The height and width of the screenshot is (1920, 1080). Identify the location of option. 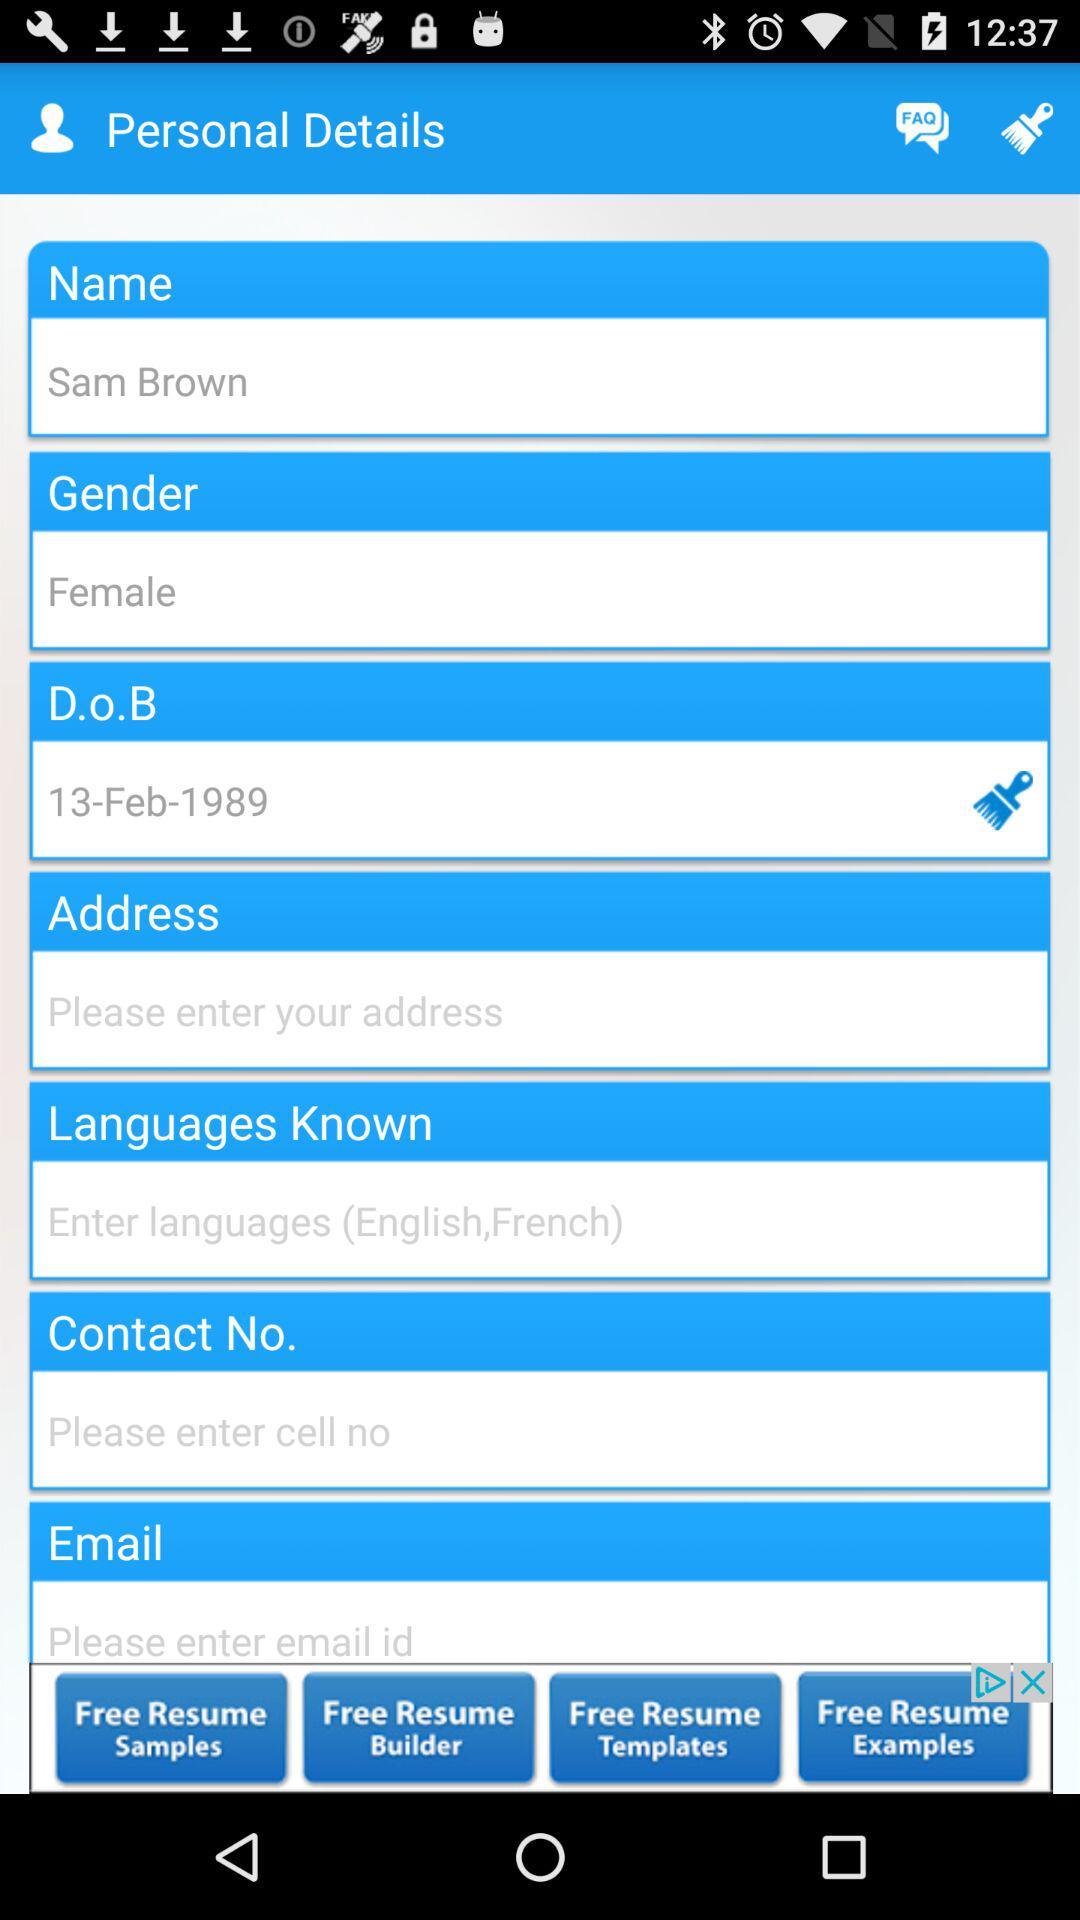
(540, 1727).